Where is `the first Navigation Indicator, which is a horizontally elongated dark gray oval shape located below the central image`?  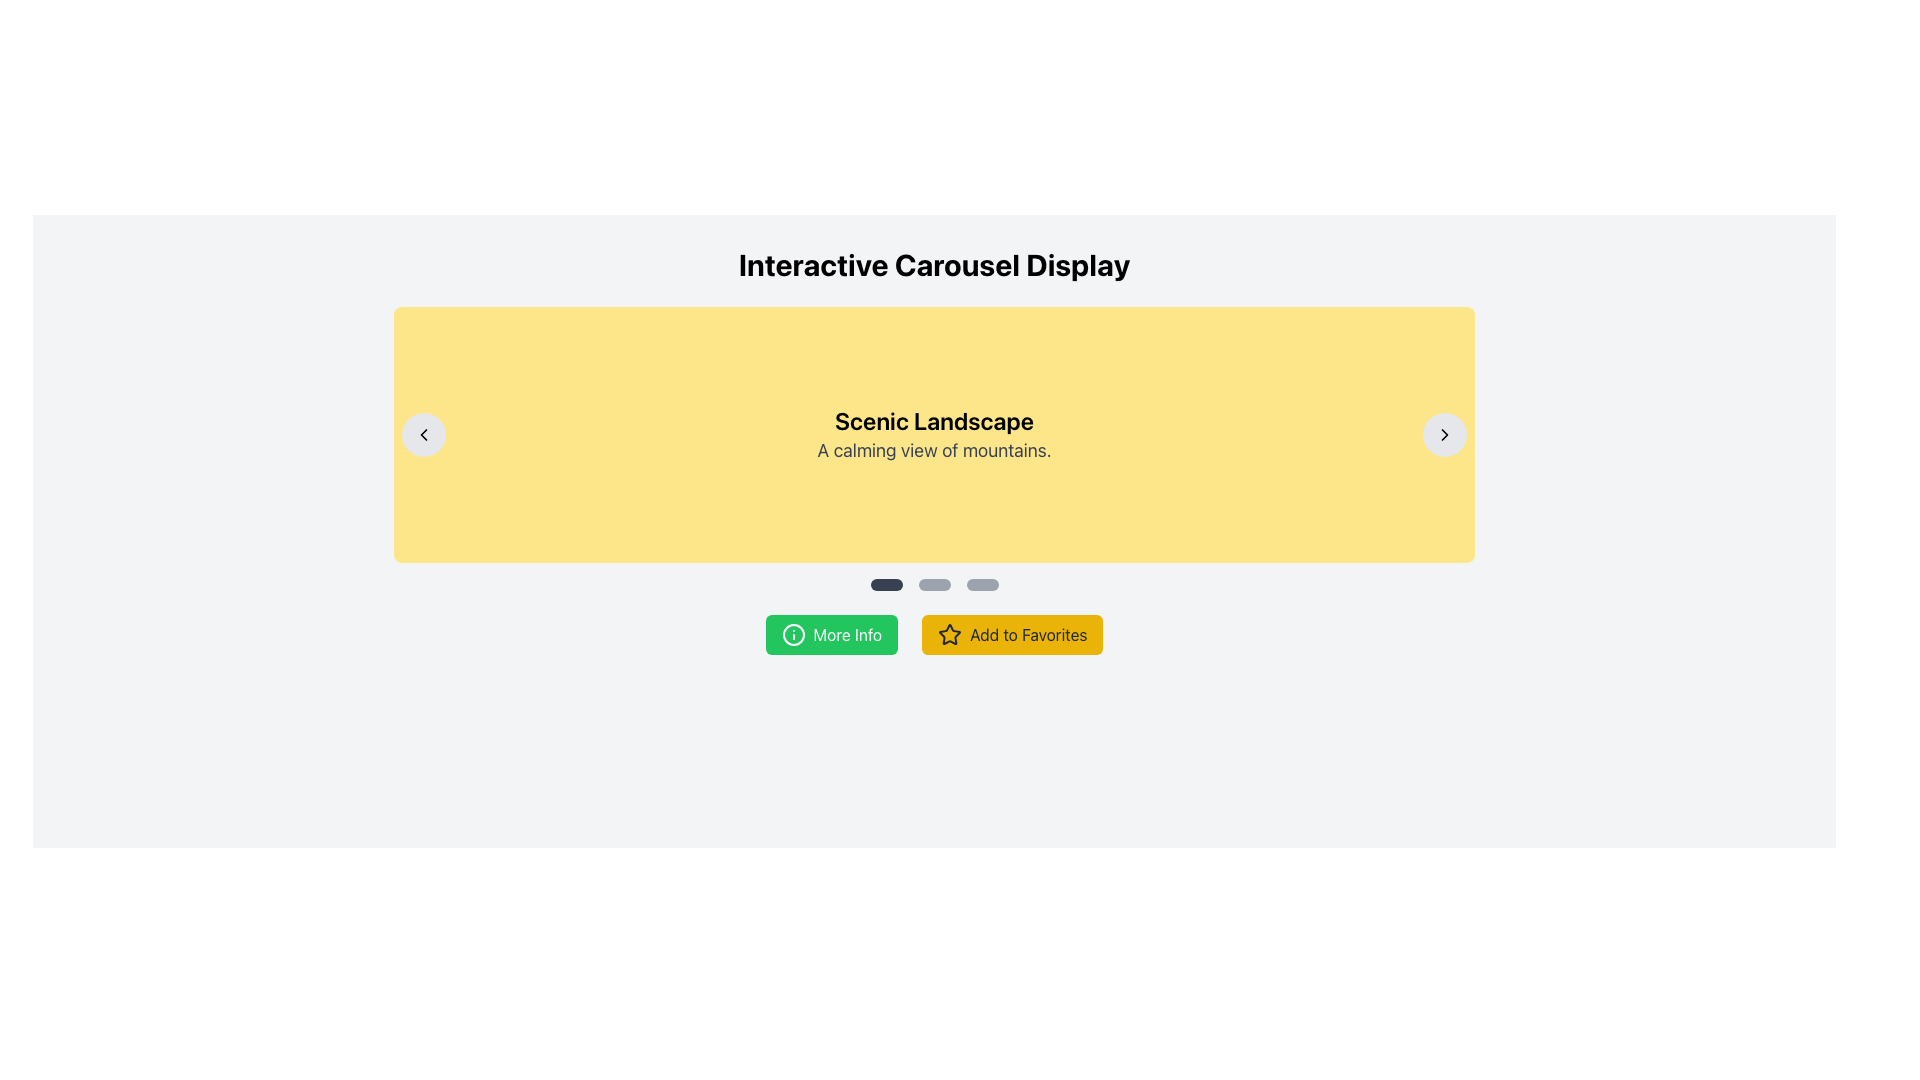
the first Navigation Indicator, which is a horizontally elongated dark gray oval shape located below the central image is located at coordinates (885, 585).